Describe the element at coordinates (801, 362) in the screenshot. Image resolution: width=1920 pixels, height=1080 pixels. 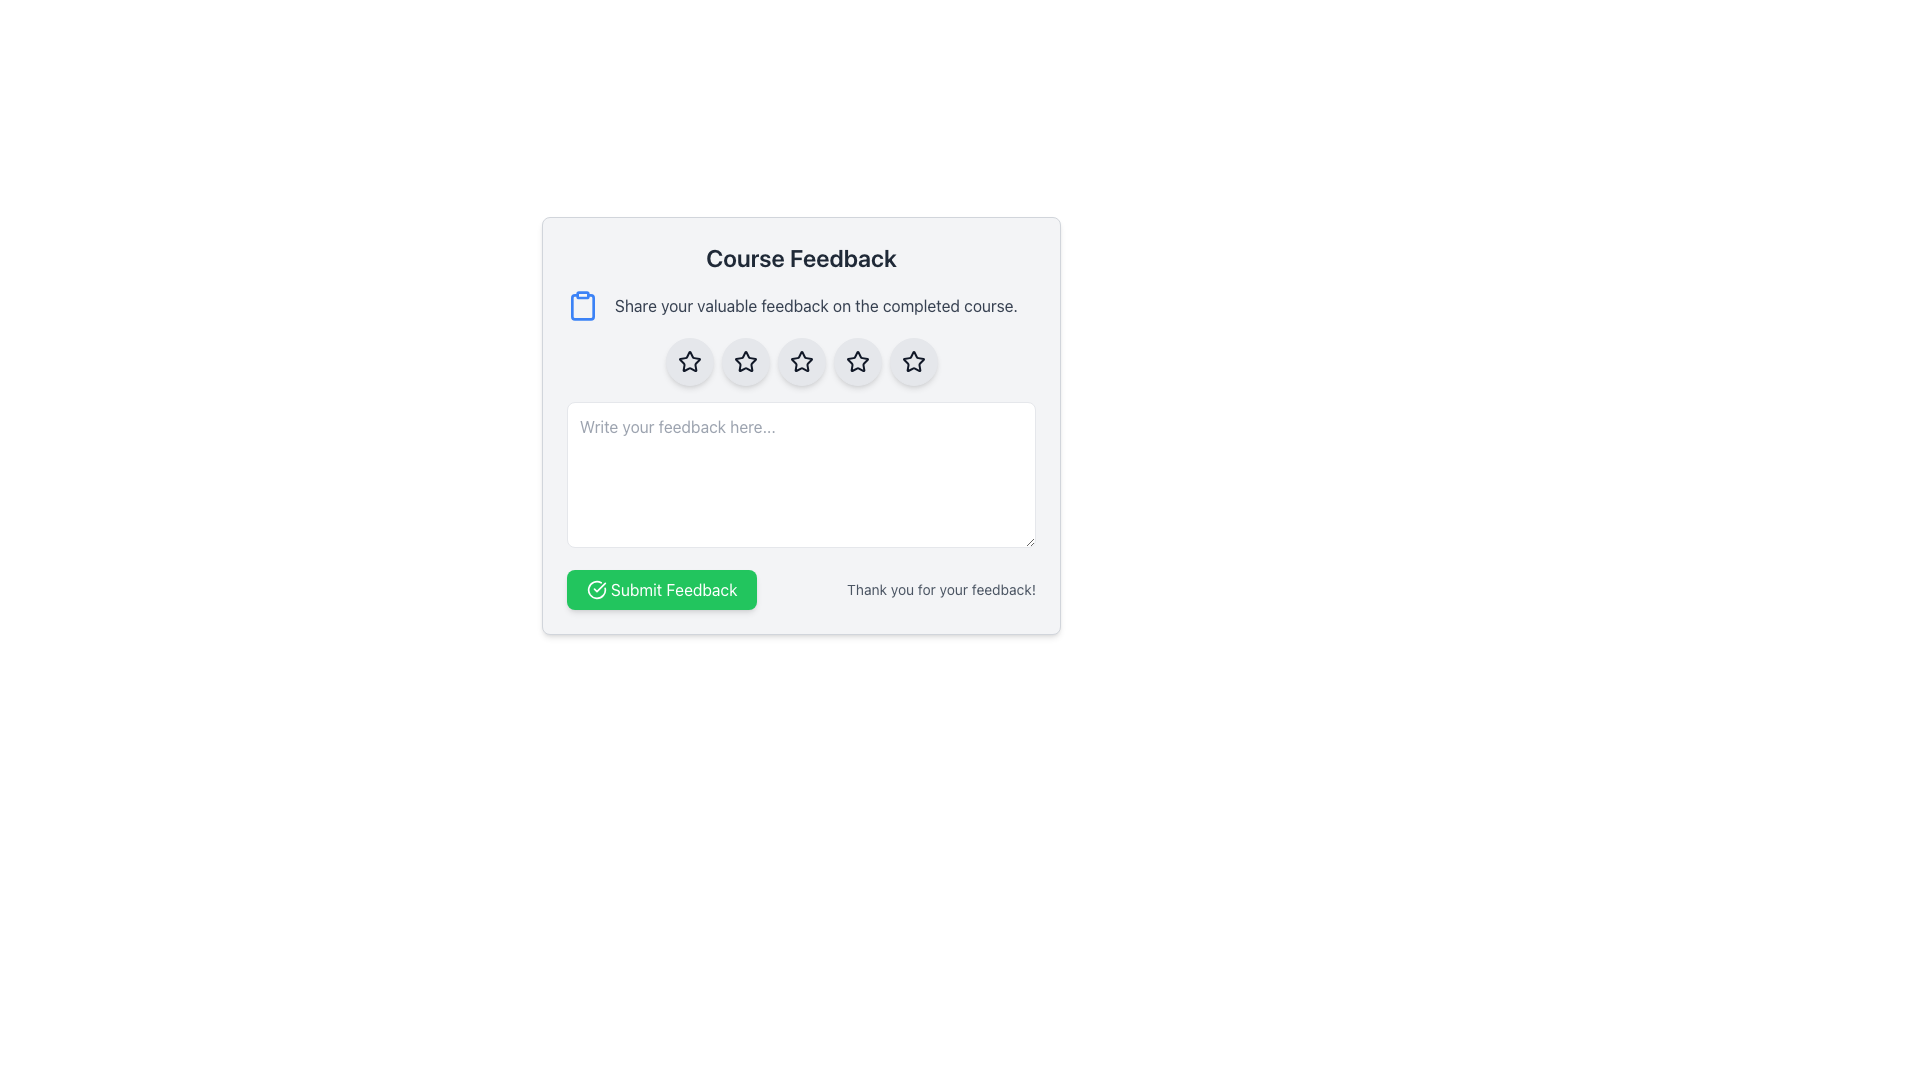
I see `the third star icon in the rating widget located in the 'Course Feedback' section` at that location.